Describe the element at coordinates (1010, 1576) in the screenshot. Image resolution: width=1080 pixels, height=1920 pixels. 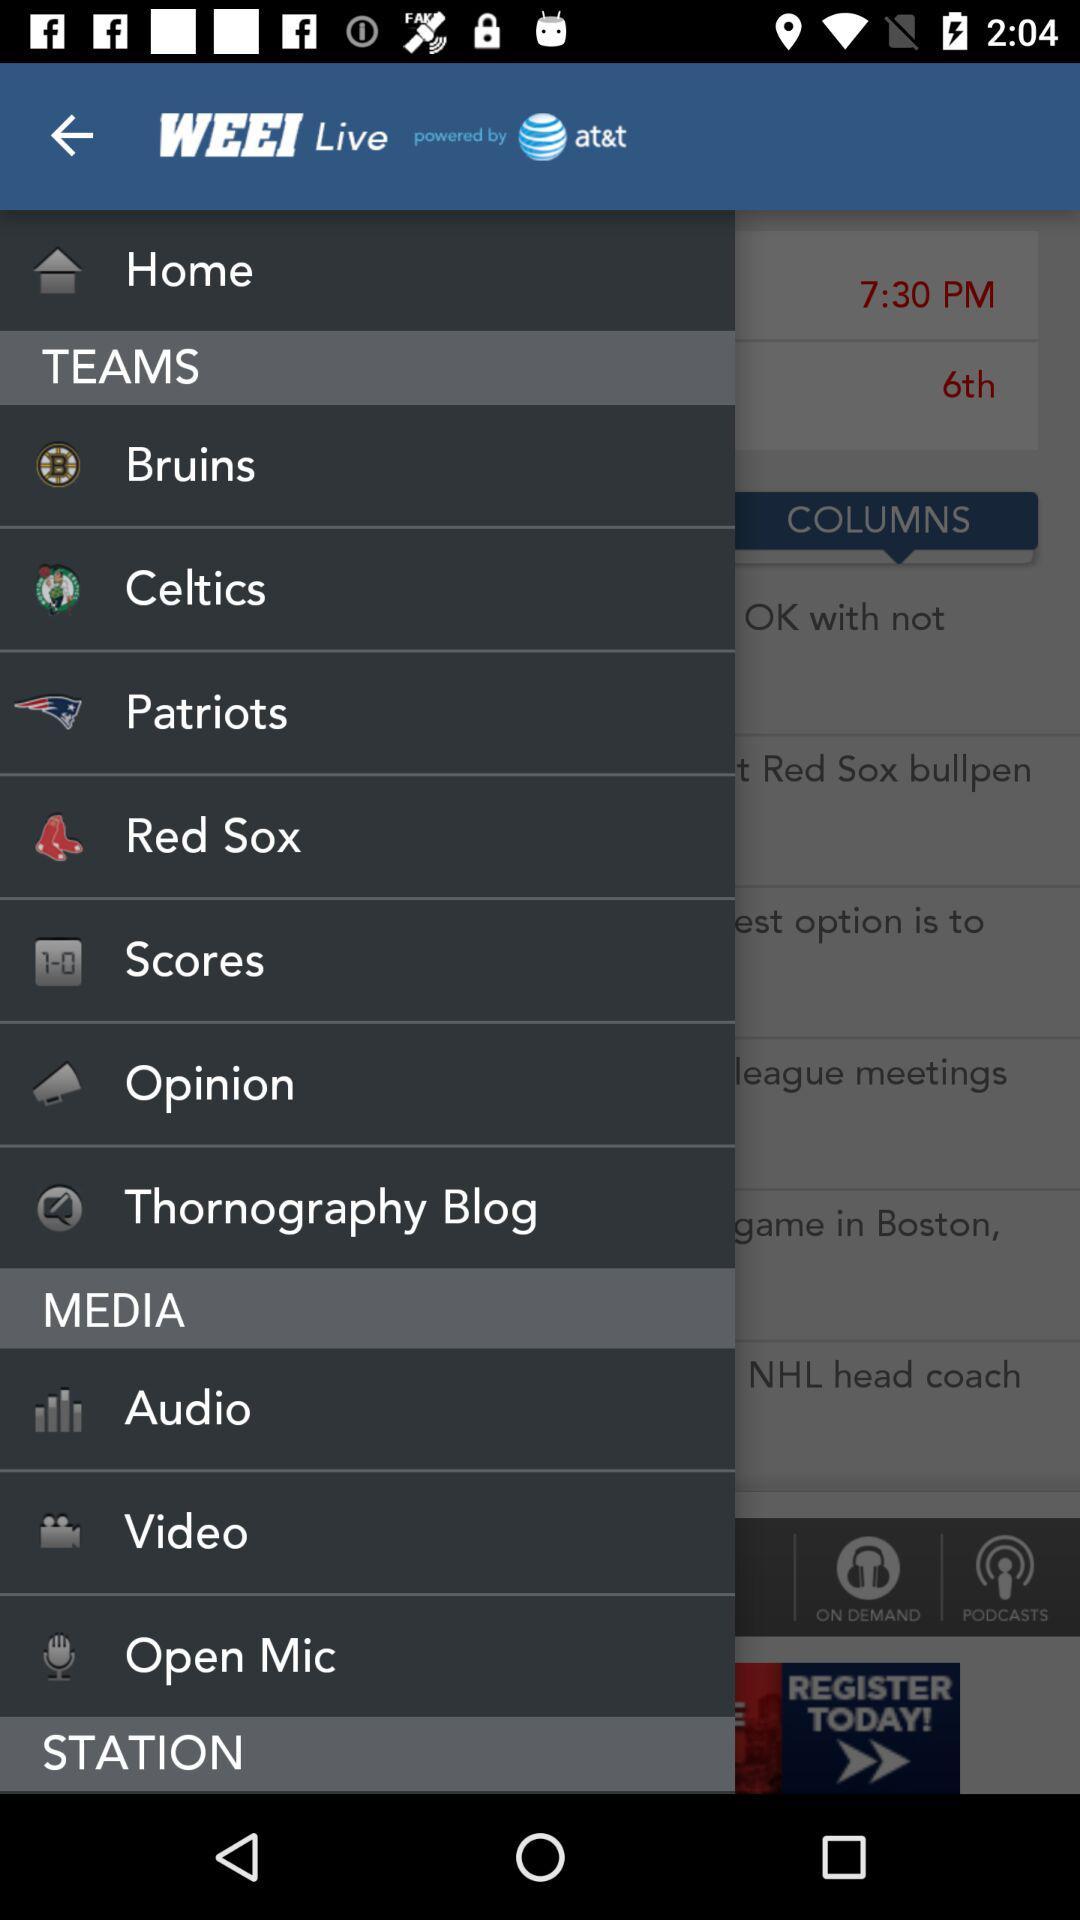
I see `the thumbs_down icon` at that location.